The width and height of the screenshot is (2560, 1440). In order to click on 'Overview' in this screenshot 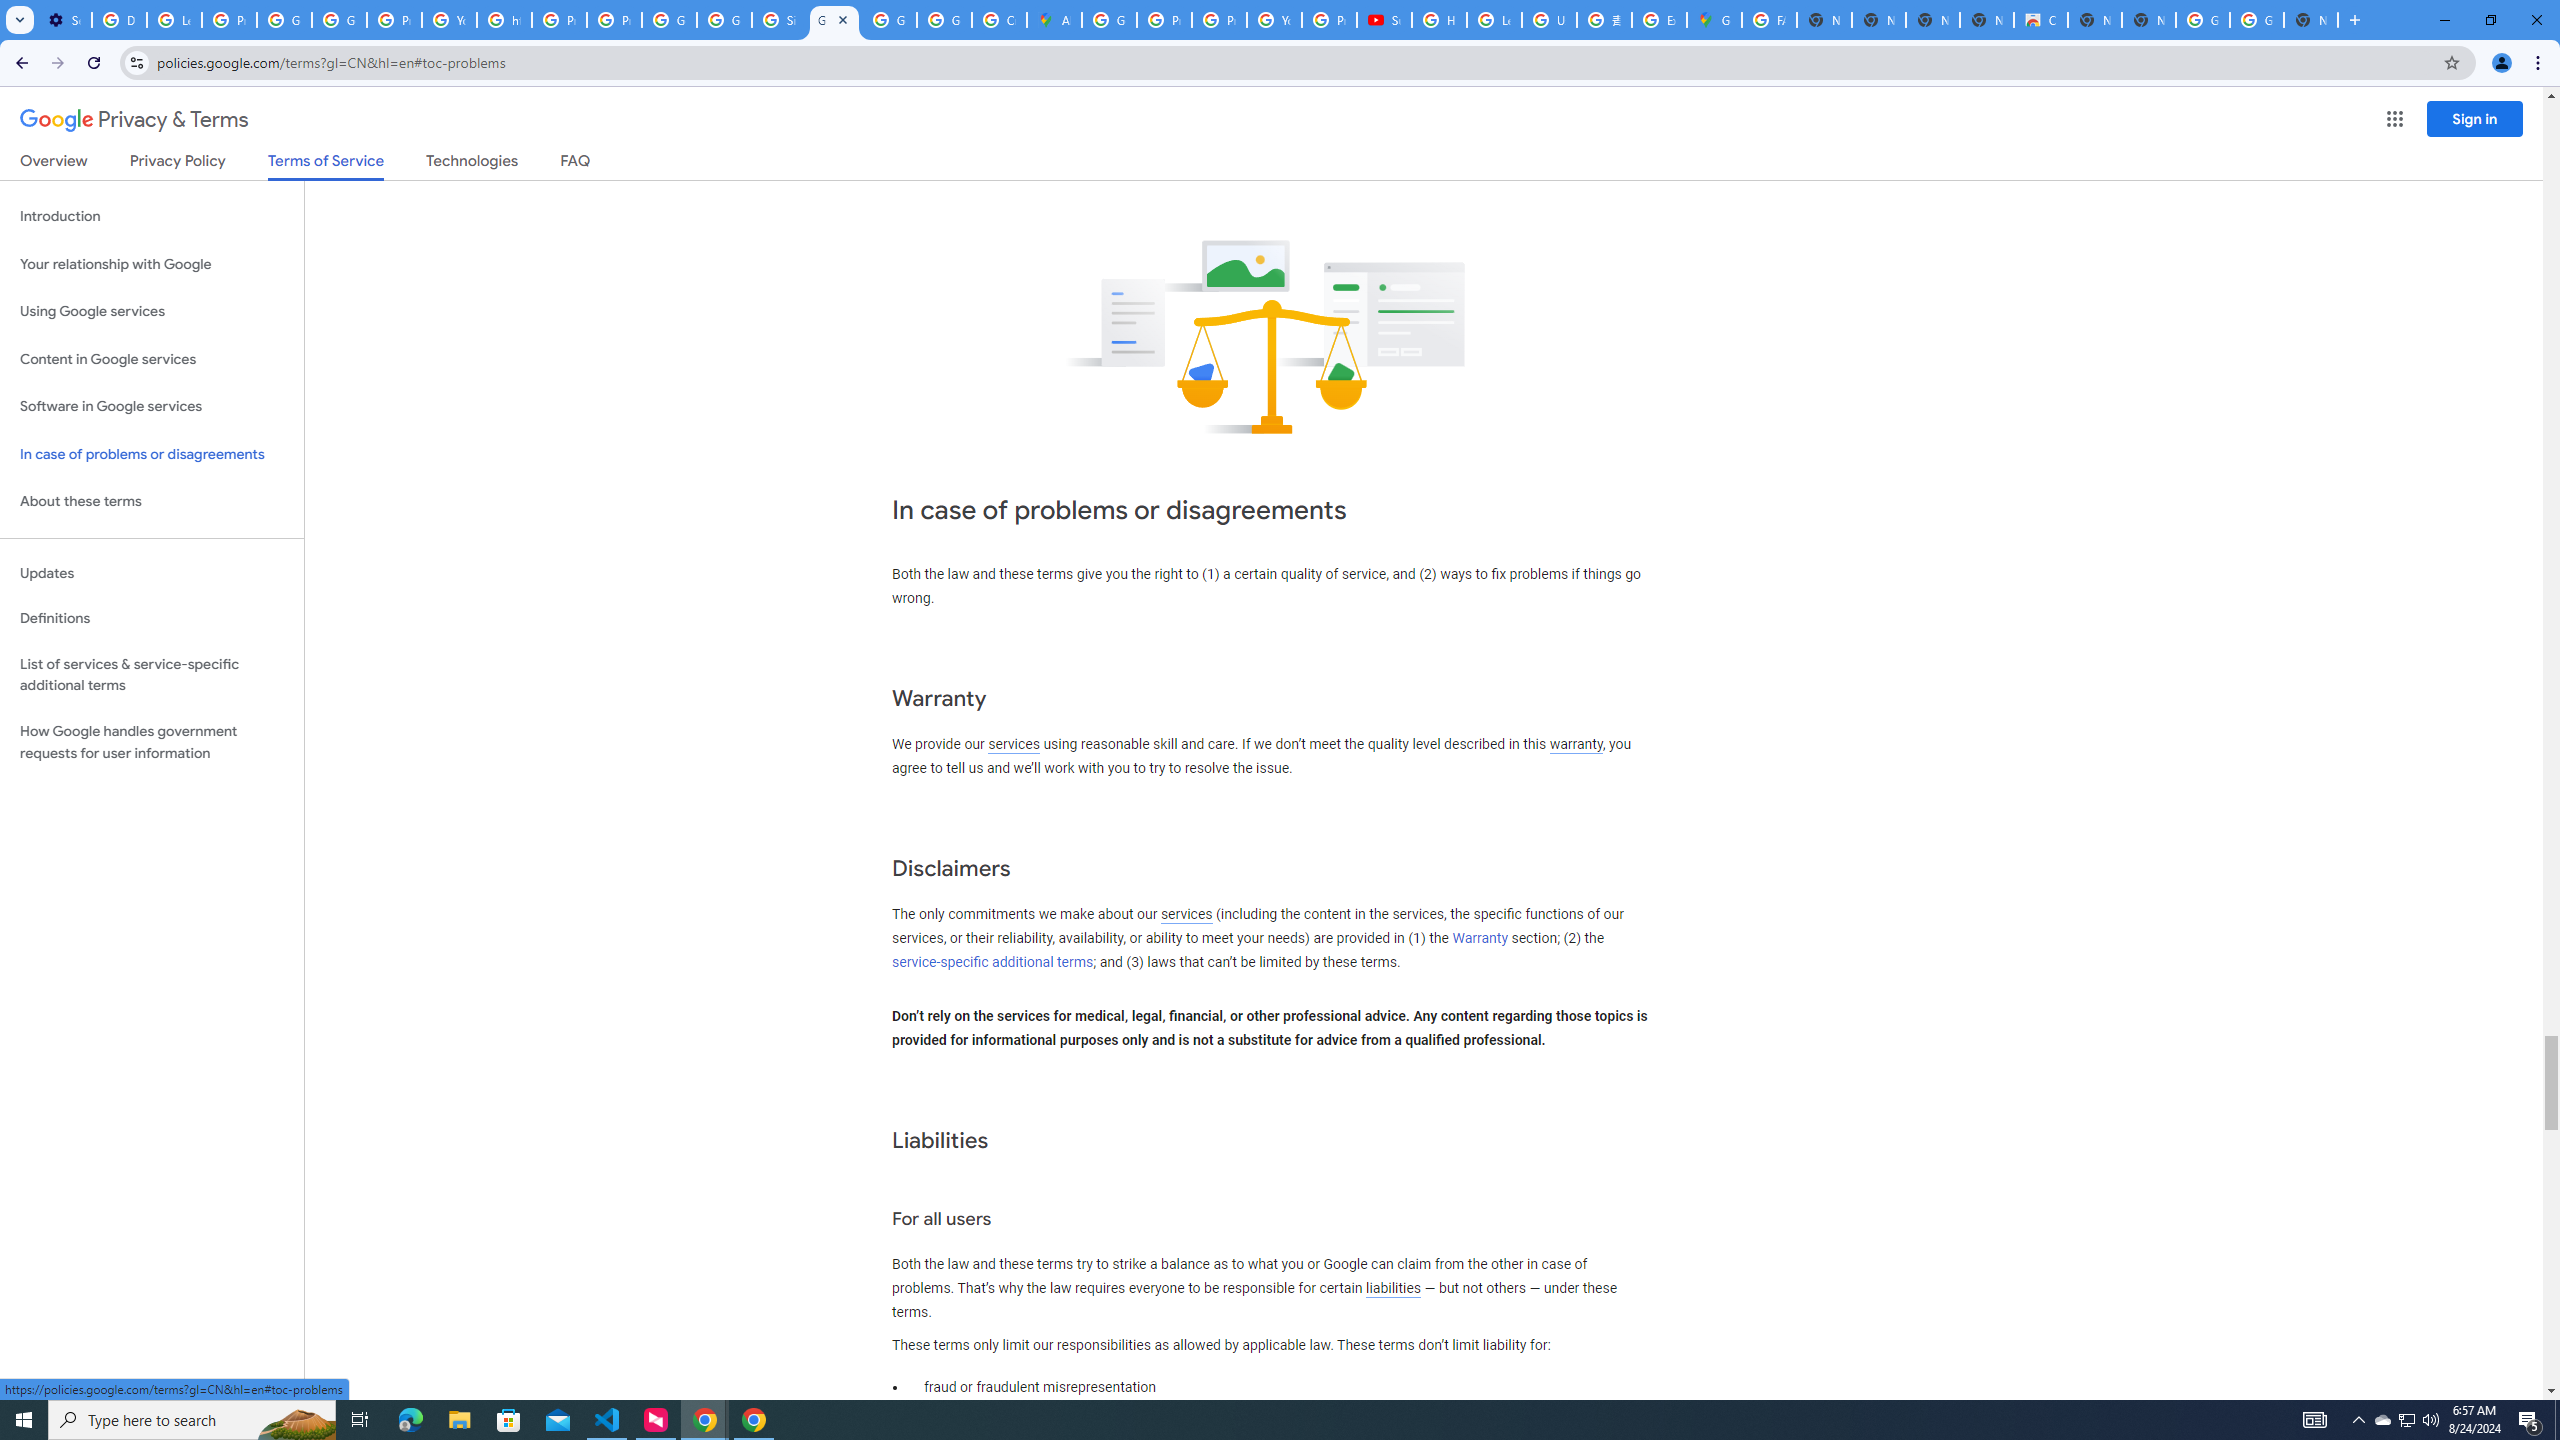, I will do `click(52, 164)`.